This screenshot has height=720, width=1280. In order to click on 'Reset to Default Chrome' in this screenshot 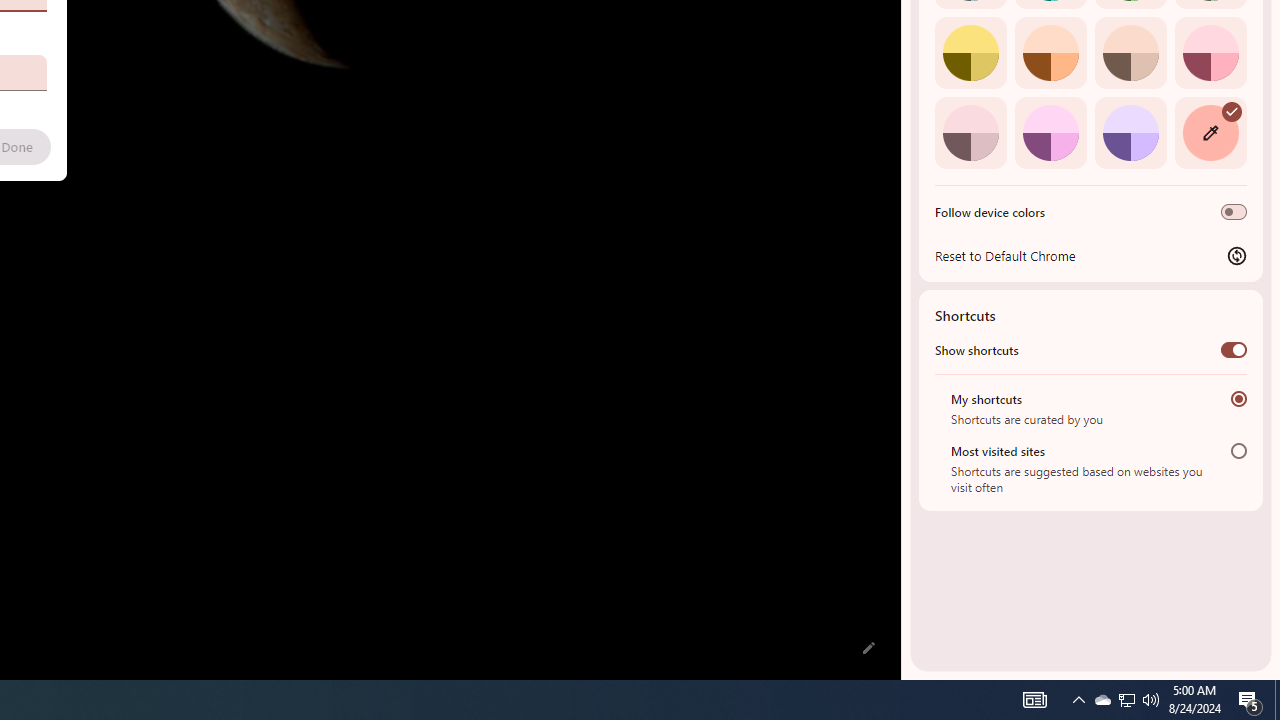, I will do `click(1090, 254)`.